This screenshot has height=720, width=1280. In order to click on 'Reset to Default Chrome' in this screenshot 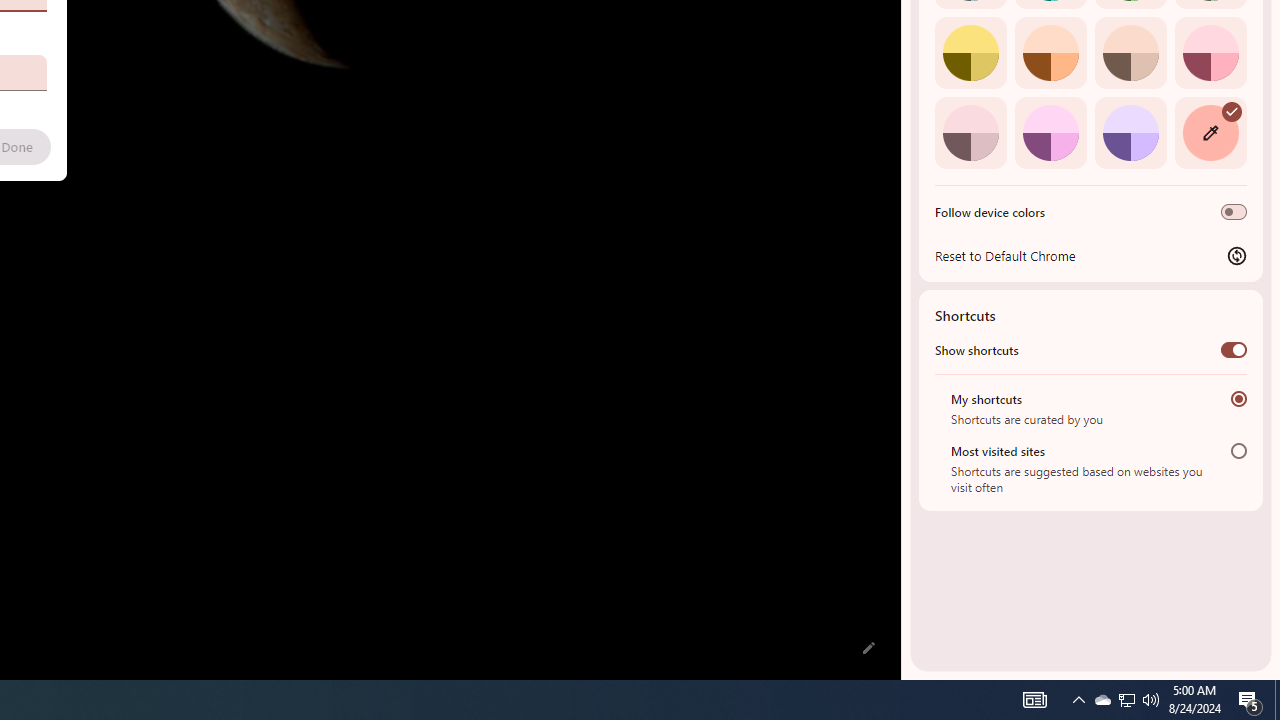, I will do `click(1090, 254)`.